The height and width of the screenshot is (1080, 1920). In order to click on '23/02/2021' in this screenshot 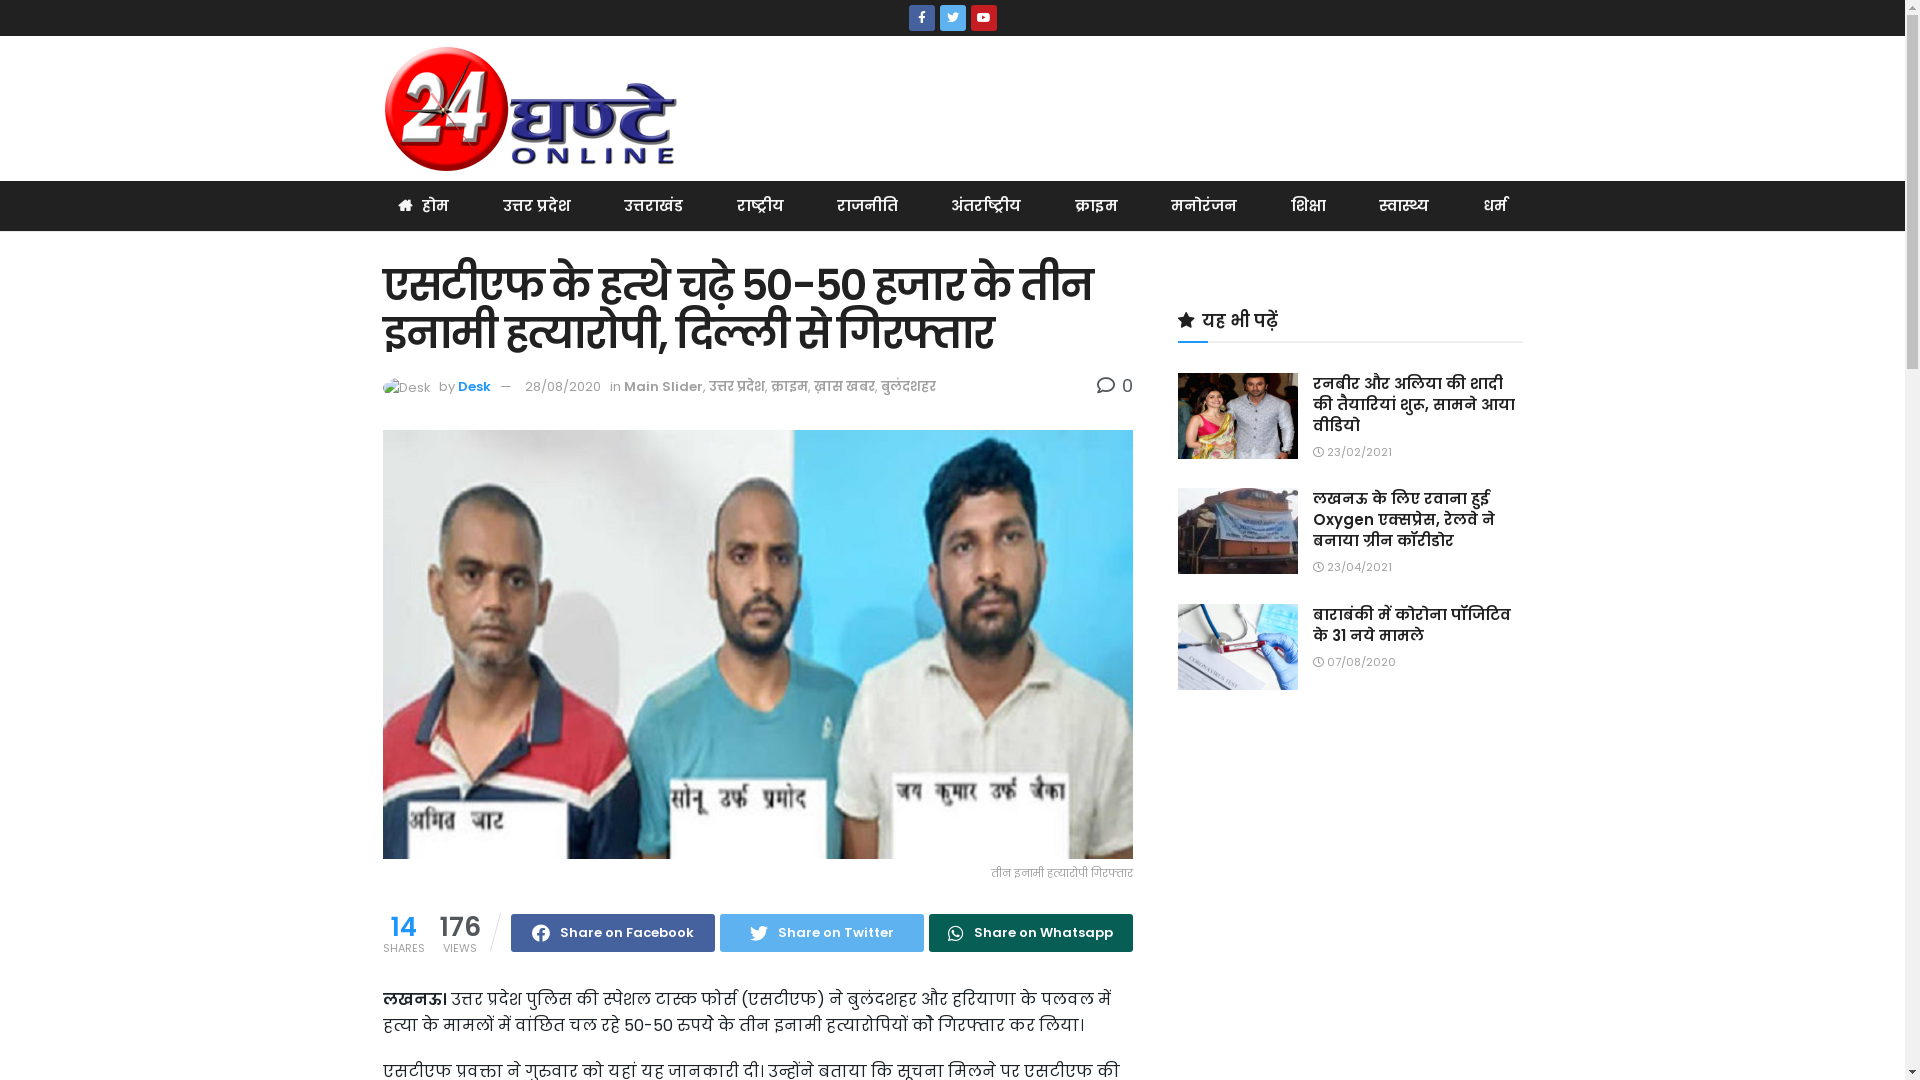, I will do `click(1351, 451)`.